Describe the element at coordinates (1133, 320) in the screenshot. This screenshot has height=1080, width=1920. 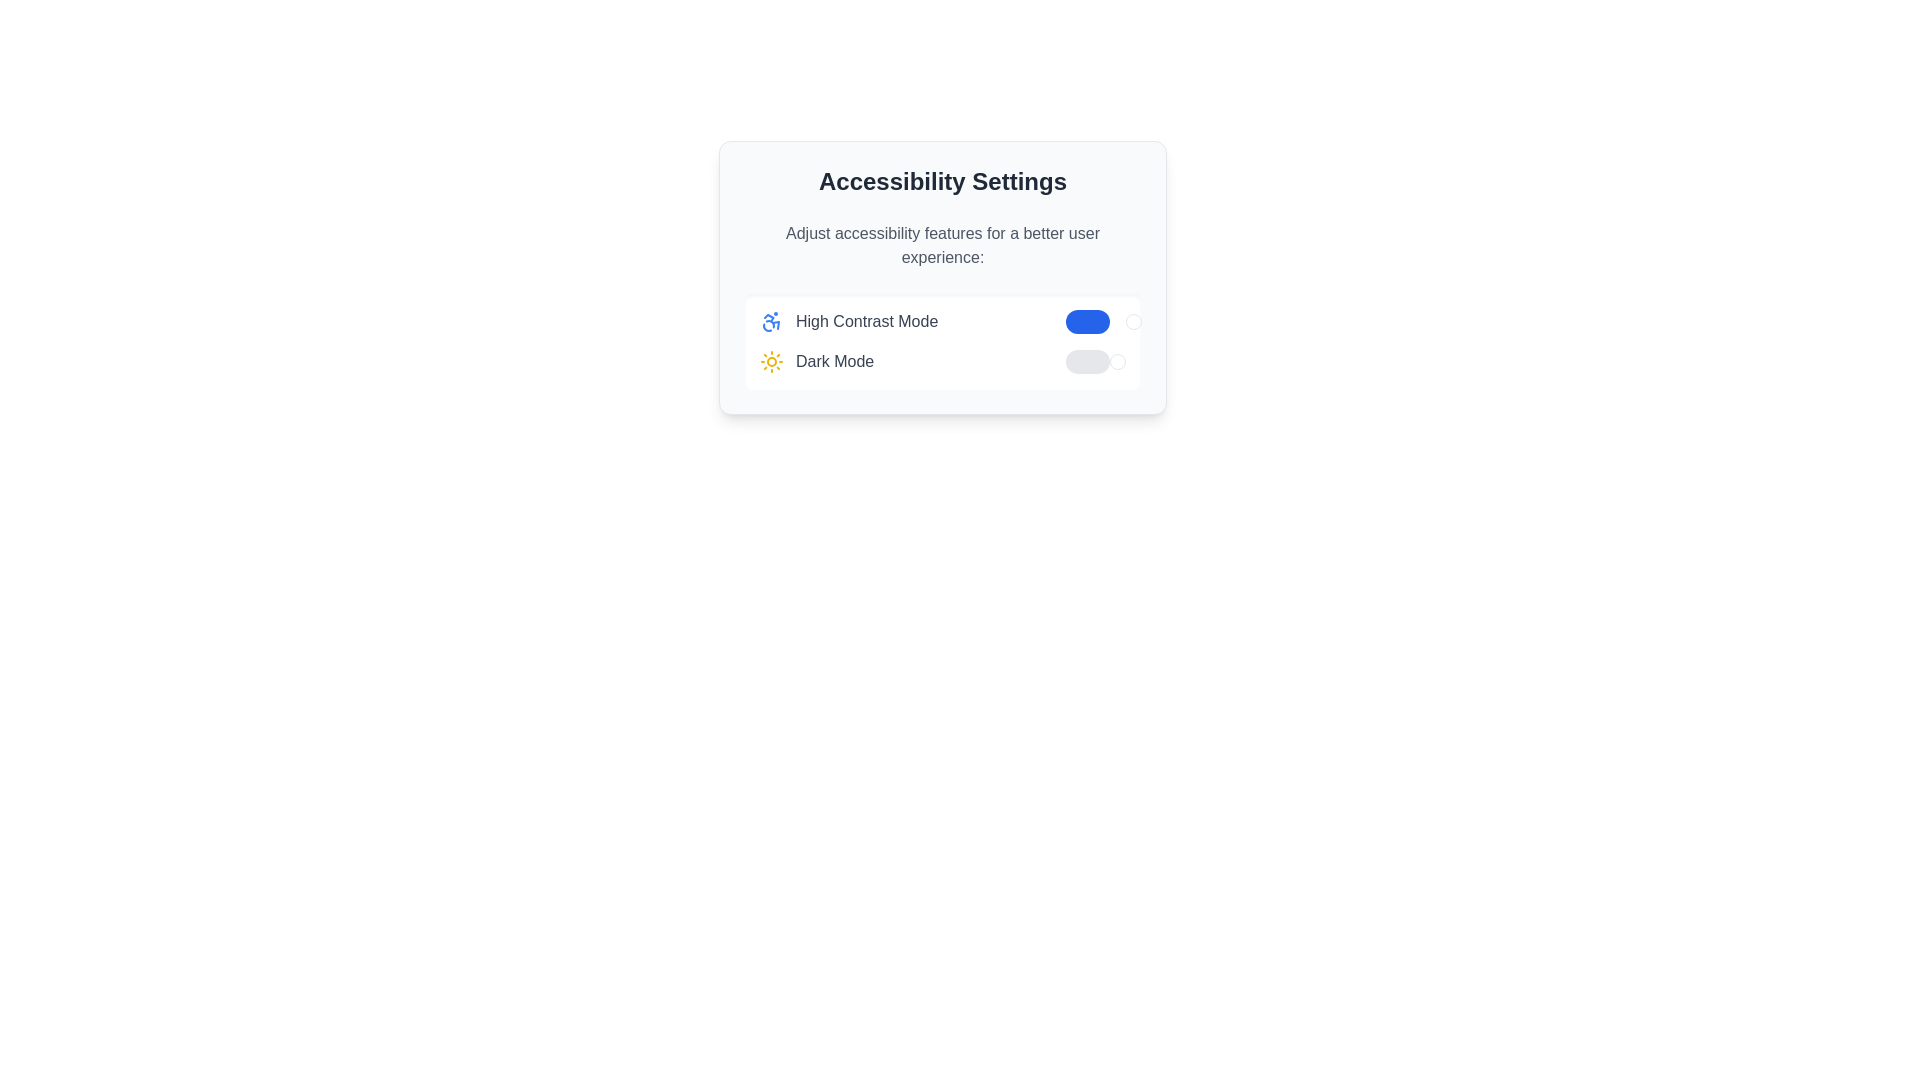
I see `the toggle switch indicator for 'High Contrast Mode'` at that location.